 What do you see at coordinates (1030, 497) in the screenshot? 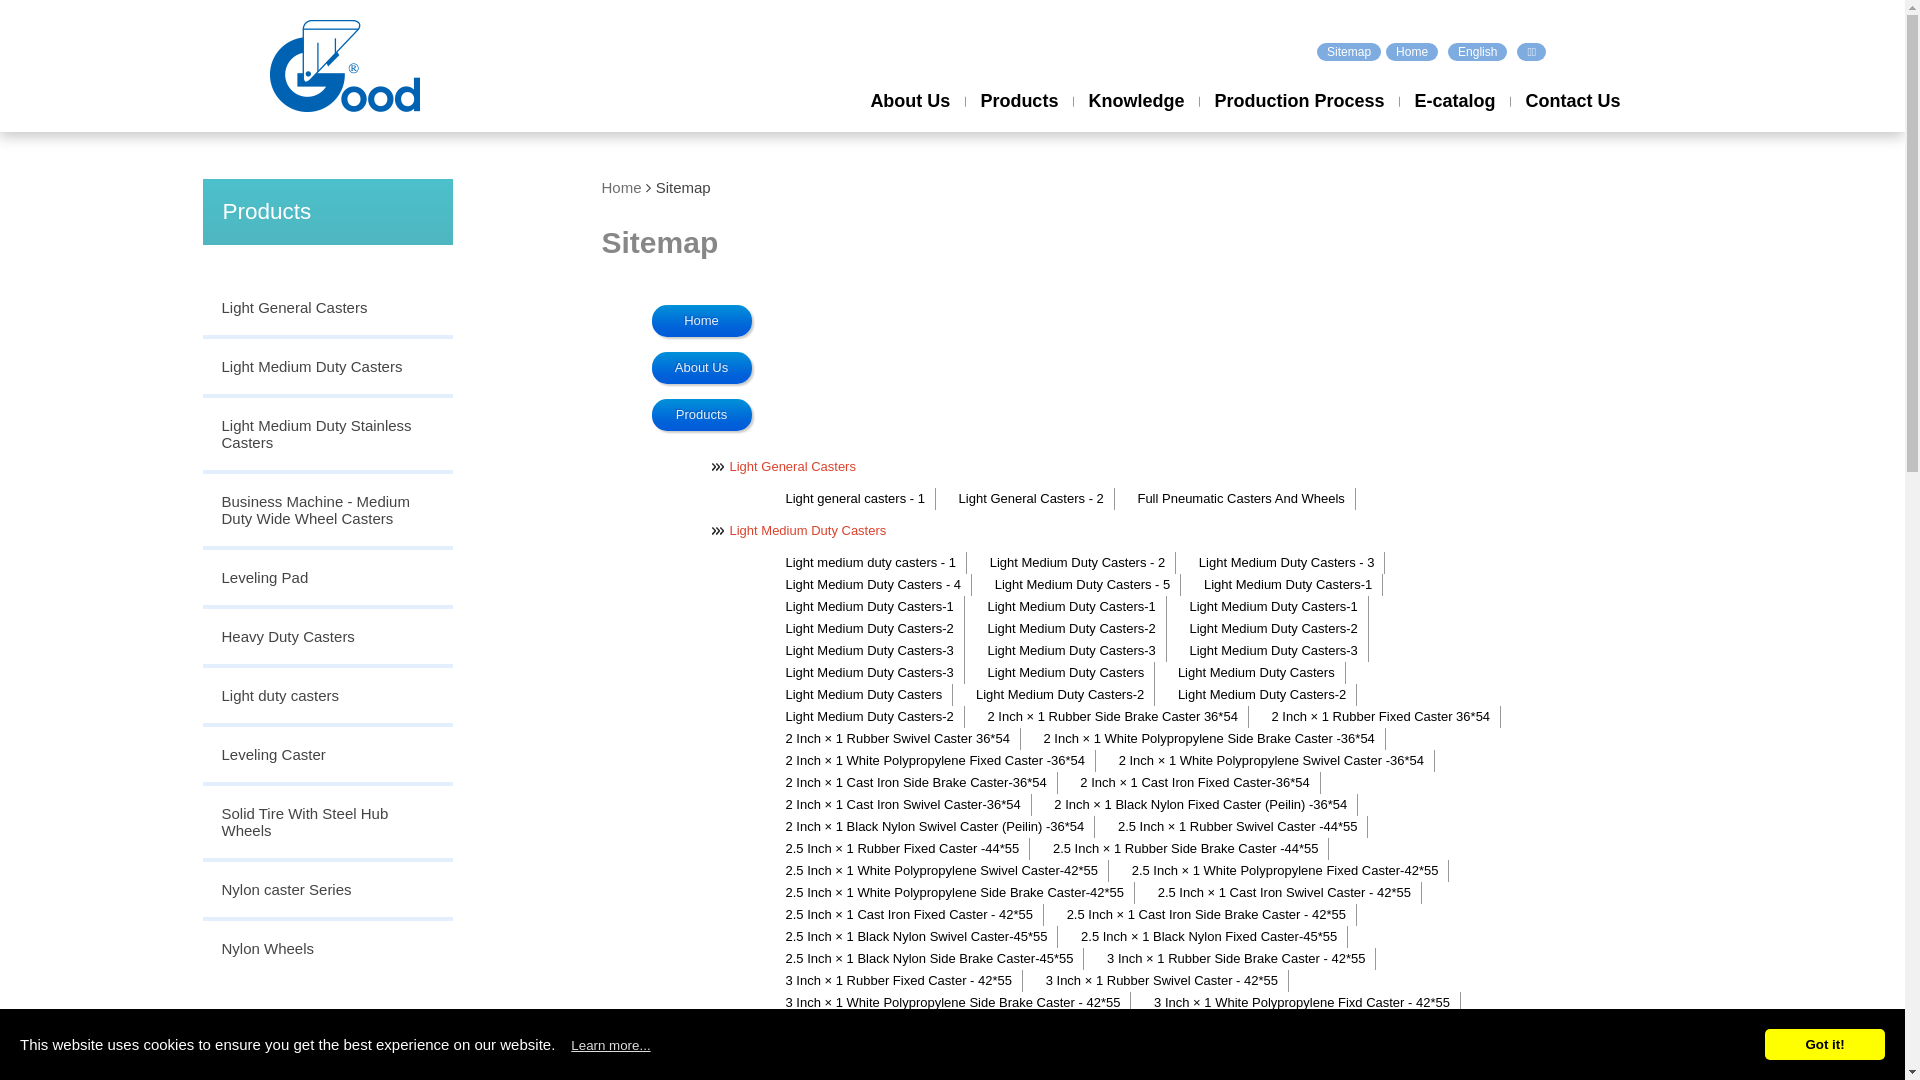
I see `'Light General Casters - 2'` at bounding box center [1030, 497].